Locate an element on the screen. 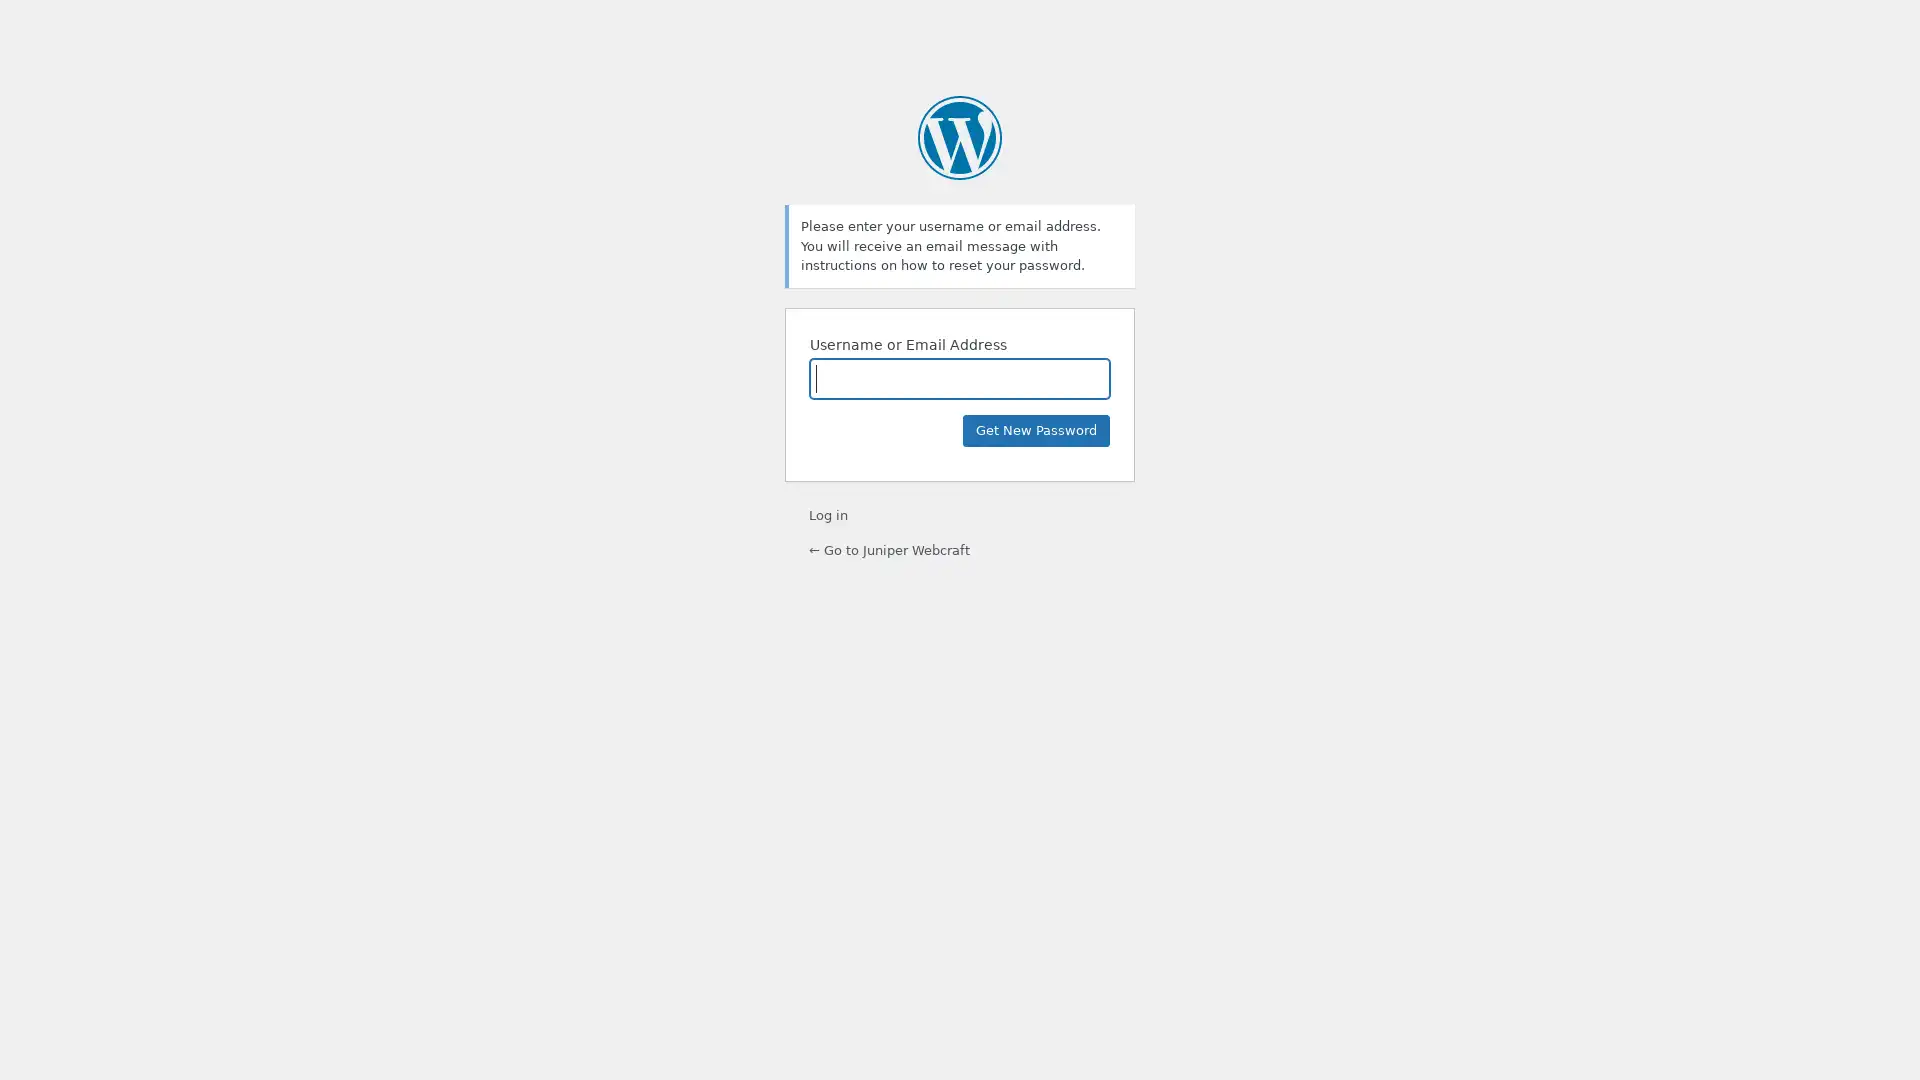  Get New Password is located at coordinates (1036, 428).